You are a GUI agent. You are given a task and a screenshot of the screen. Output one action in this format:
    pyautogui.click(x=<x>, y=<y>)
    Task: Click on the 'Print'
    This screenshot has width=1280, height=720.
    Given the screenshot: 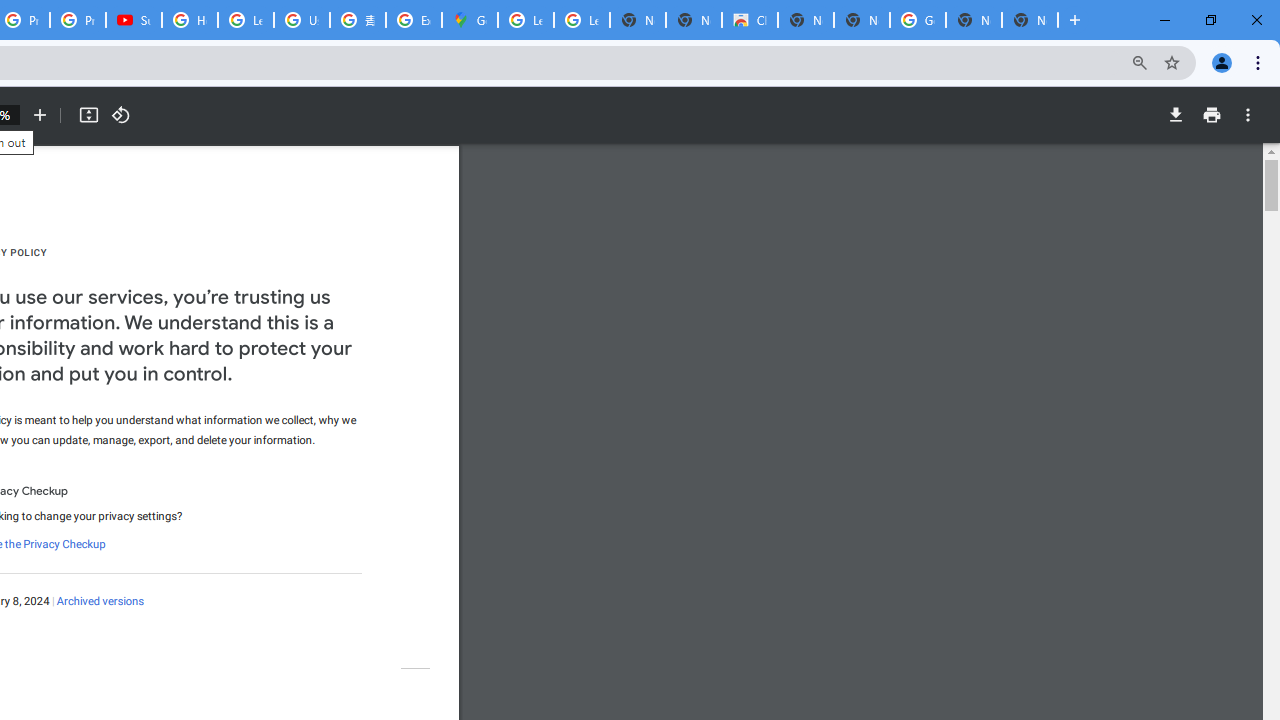 What is the action you would take?
    pyautogui.click(x=1210, y=115)
    